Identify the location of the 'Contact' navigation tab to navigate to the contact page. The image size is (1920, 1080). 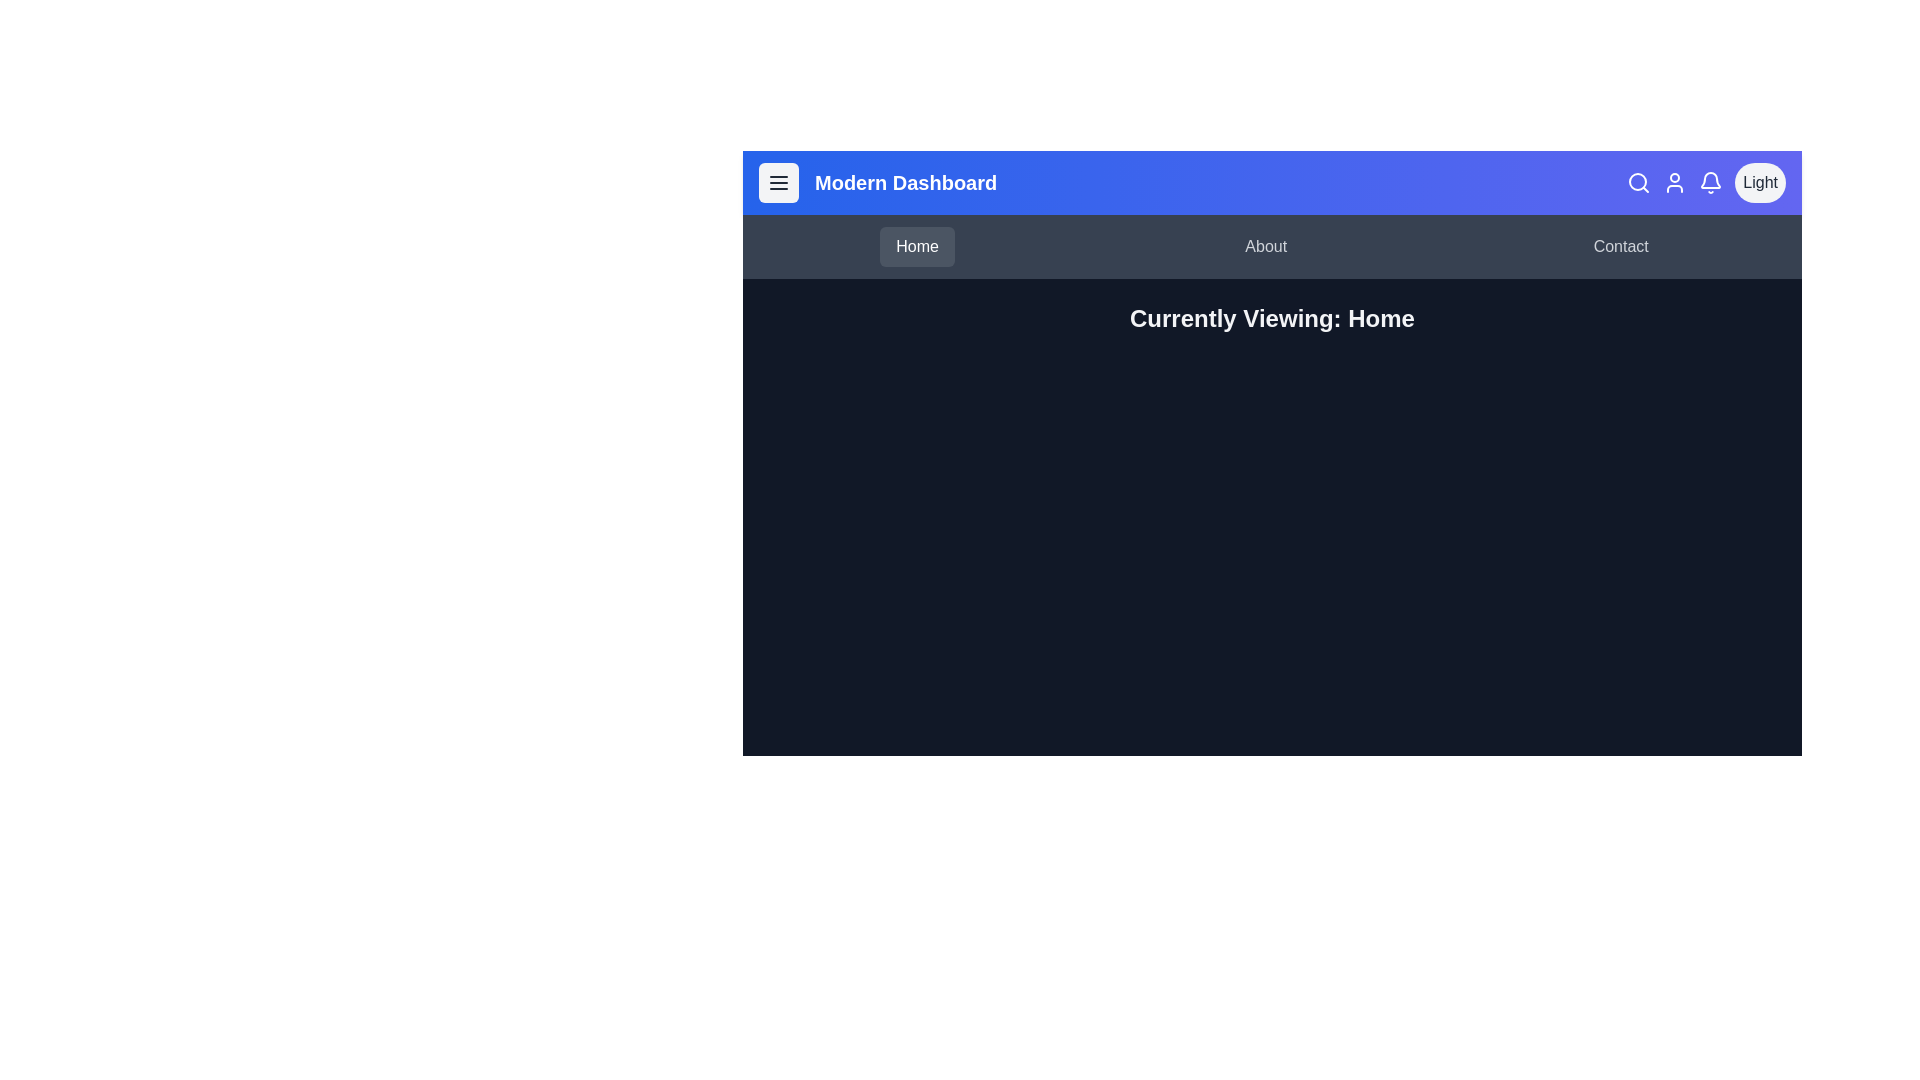
(1621, 245).